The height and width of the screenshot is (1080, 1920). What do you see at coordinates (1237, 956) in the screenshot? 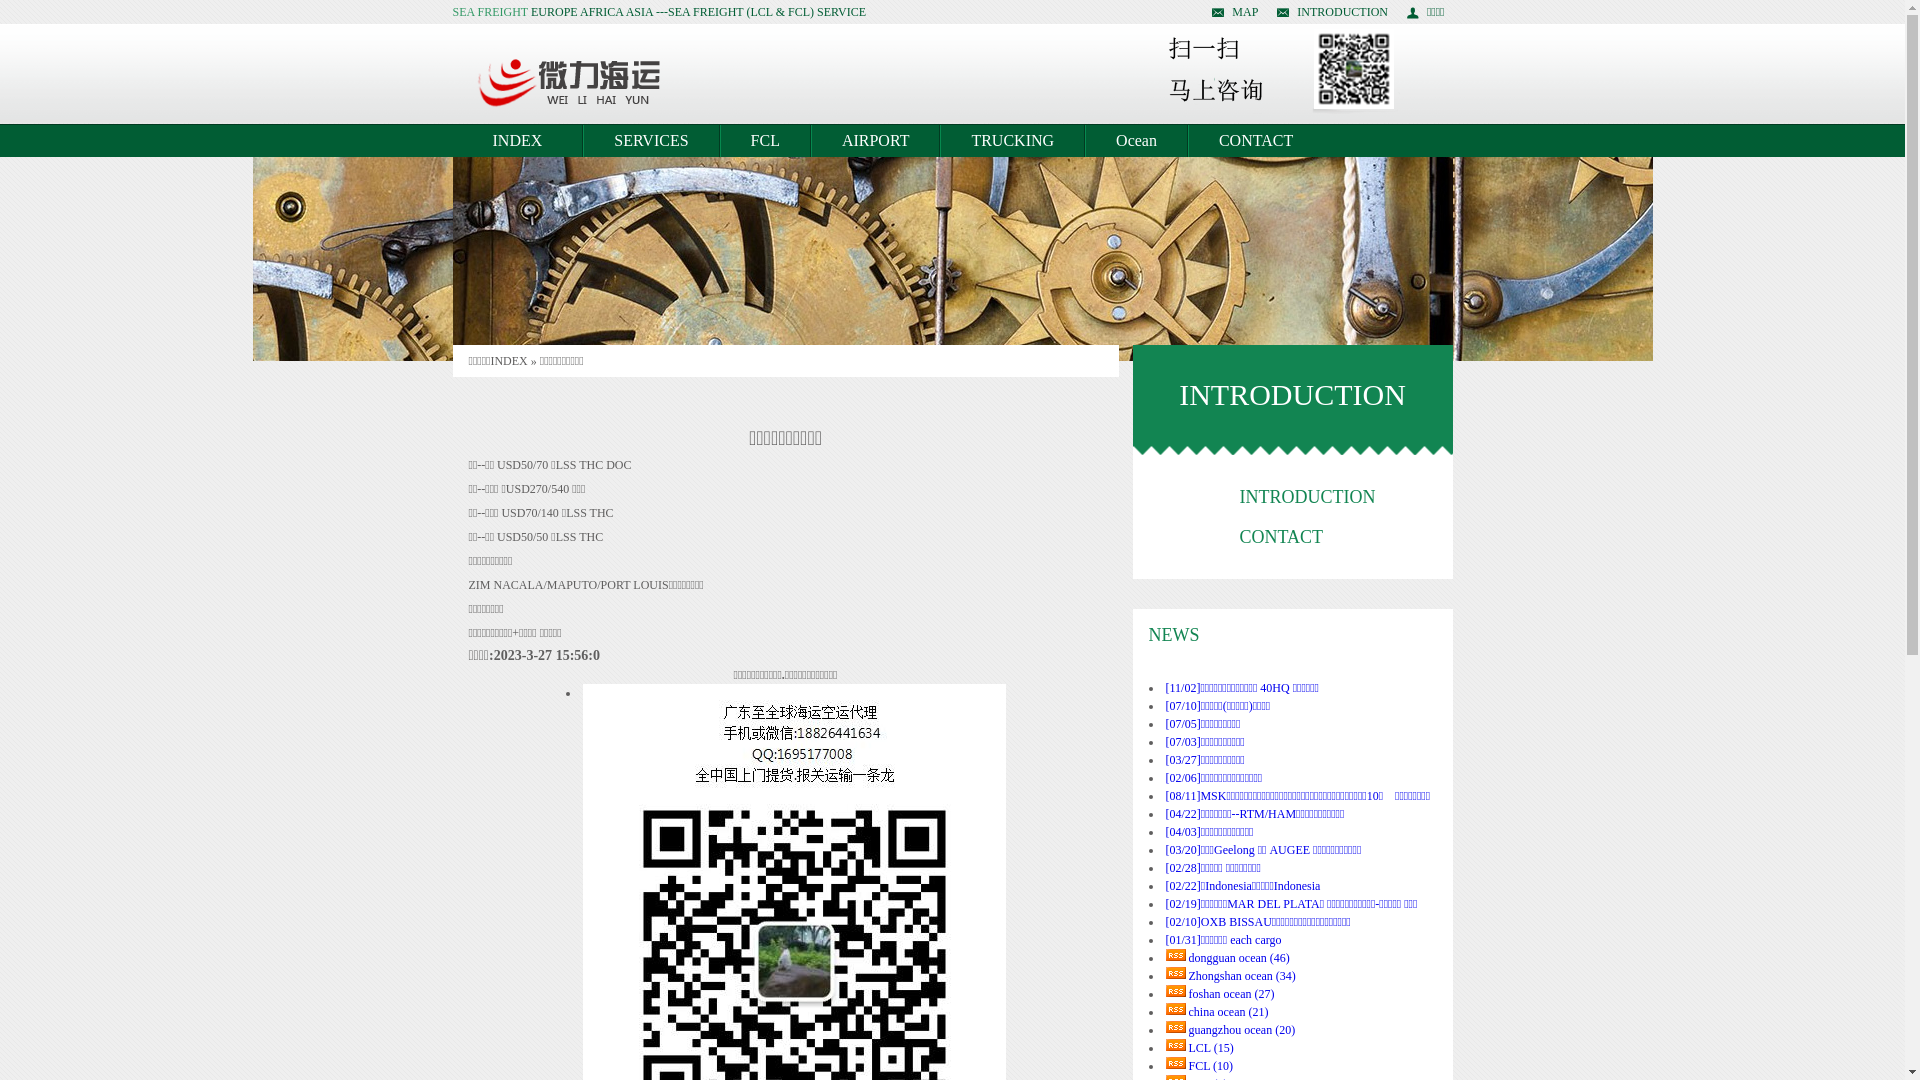
I see `'dongguan ocean (46)'` at bounding box center [1237, 956].